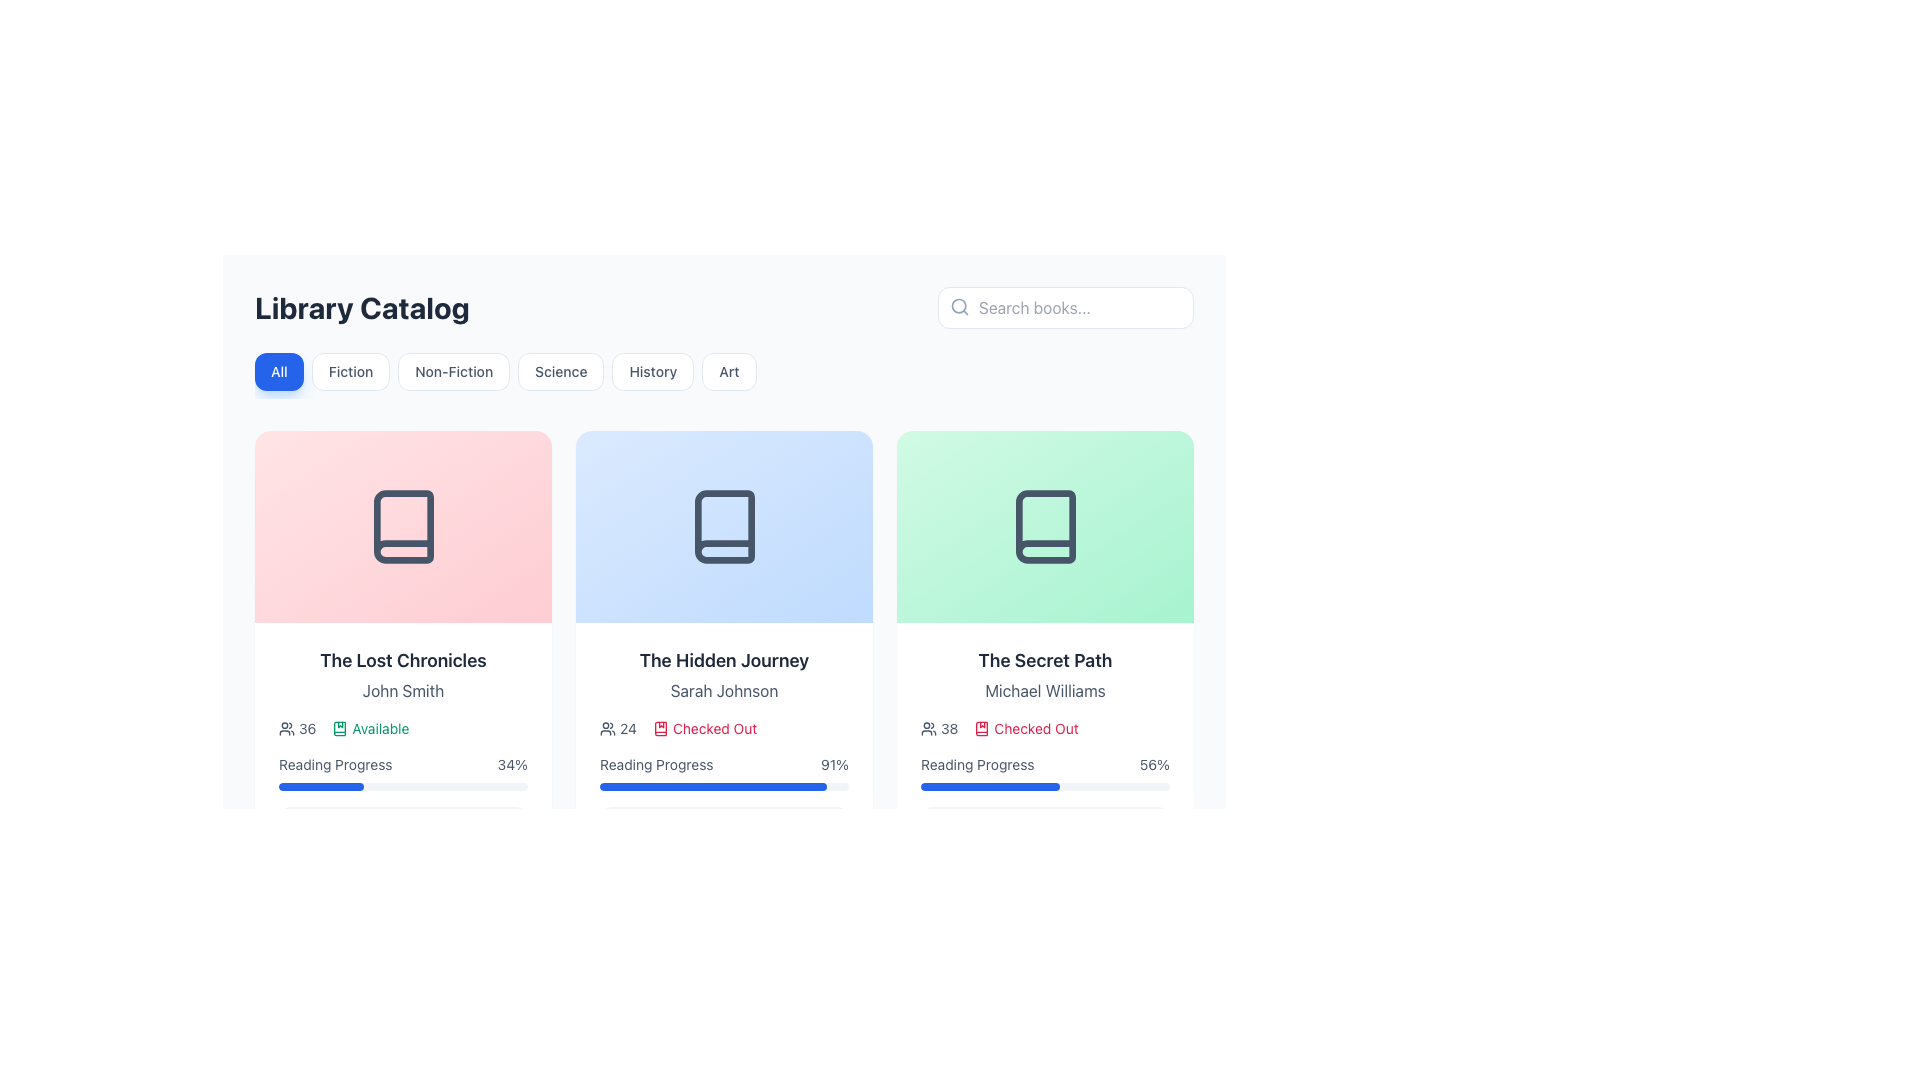 This screenshot has height=1080, width=1920. I want to click on the 'Fiction' navigation button located between the 'All' and 'Non-Fiction' buttons to get a visual highlight, so click(350, 371).